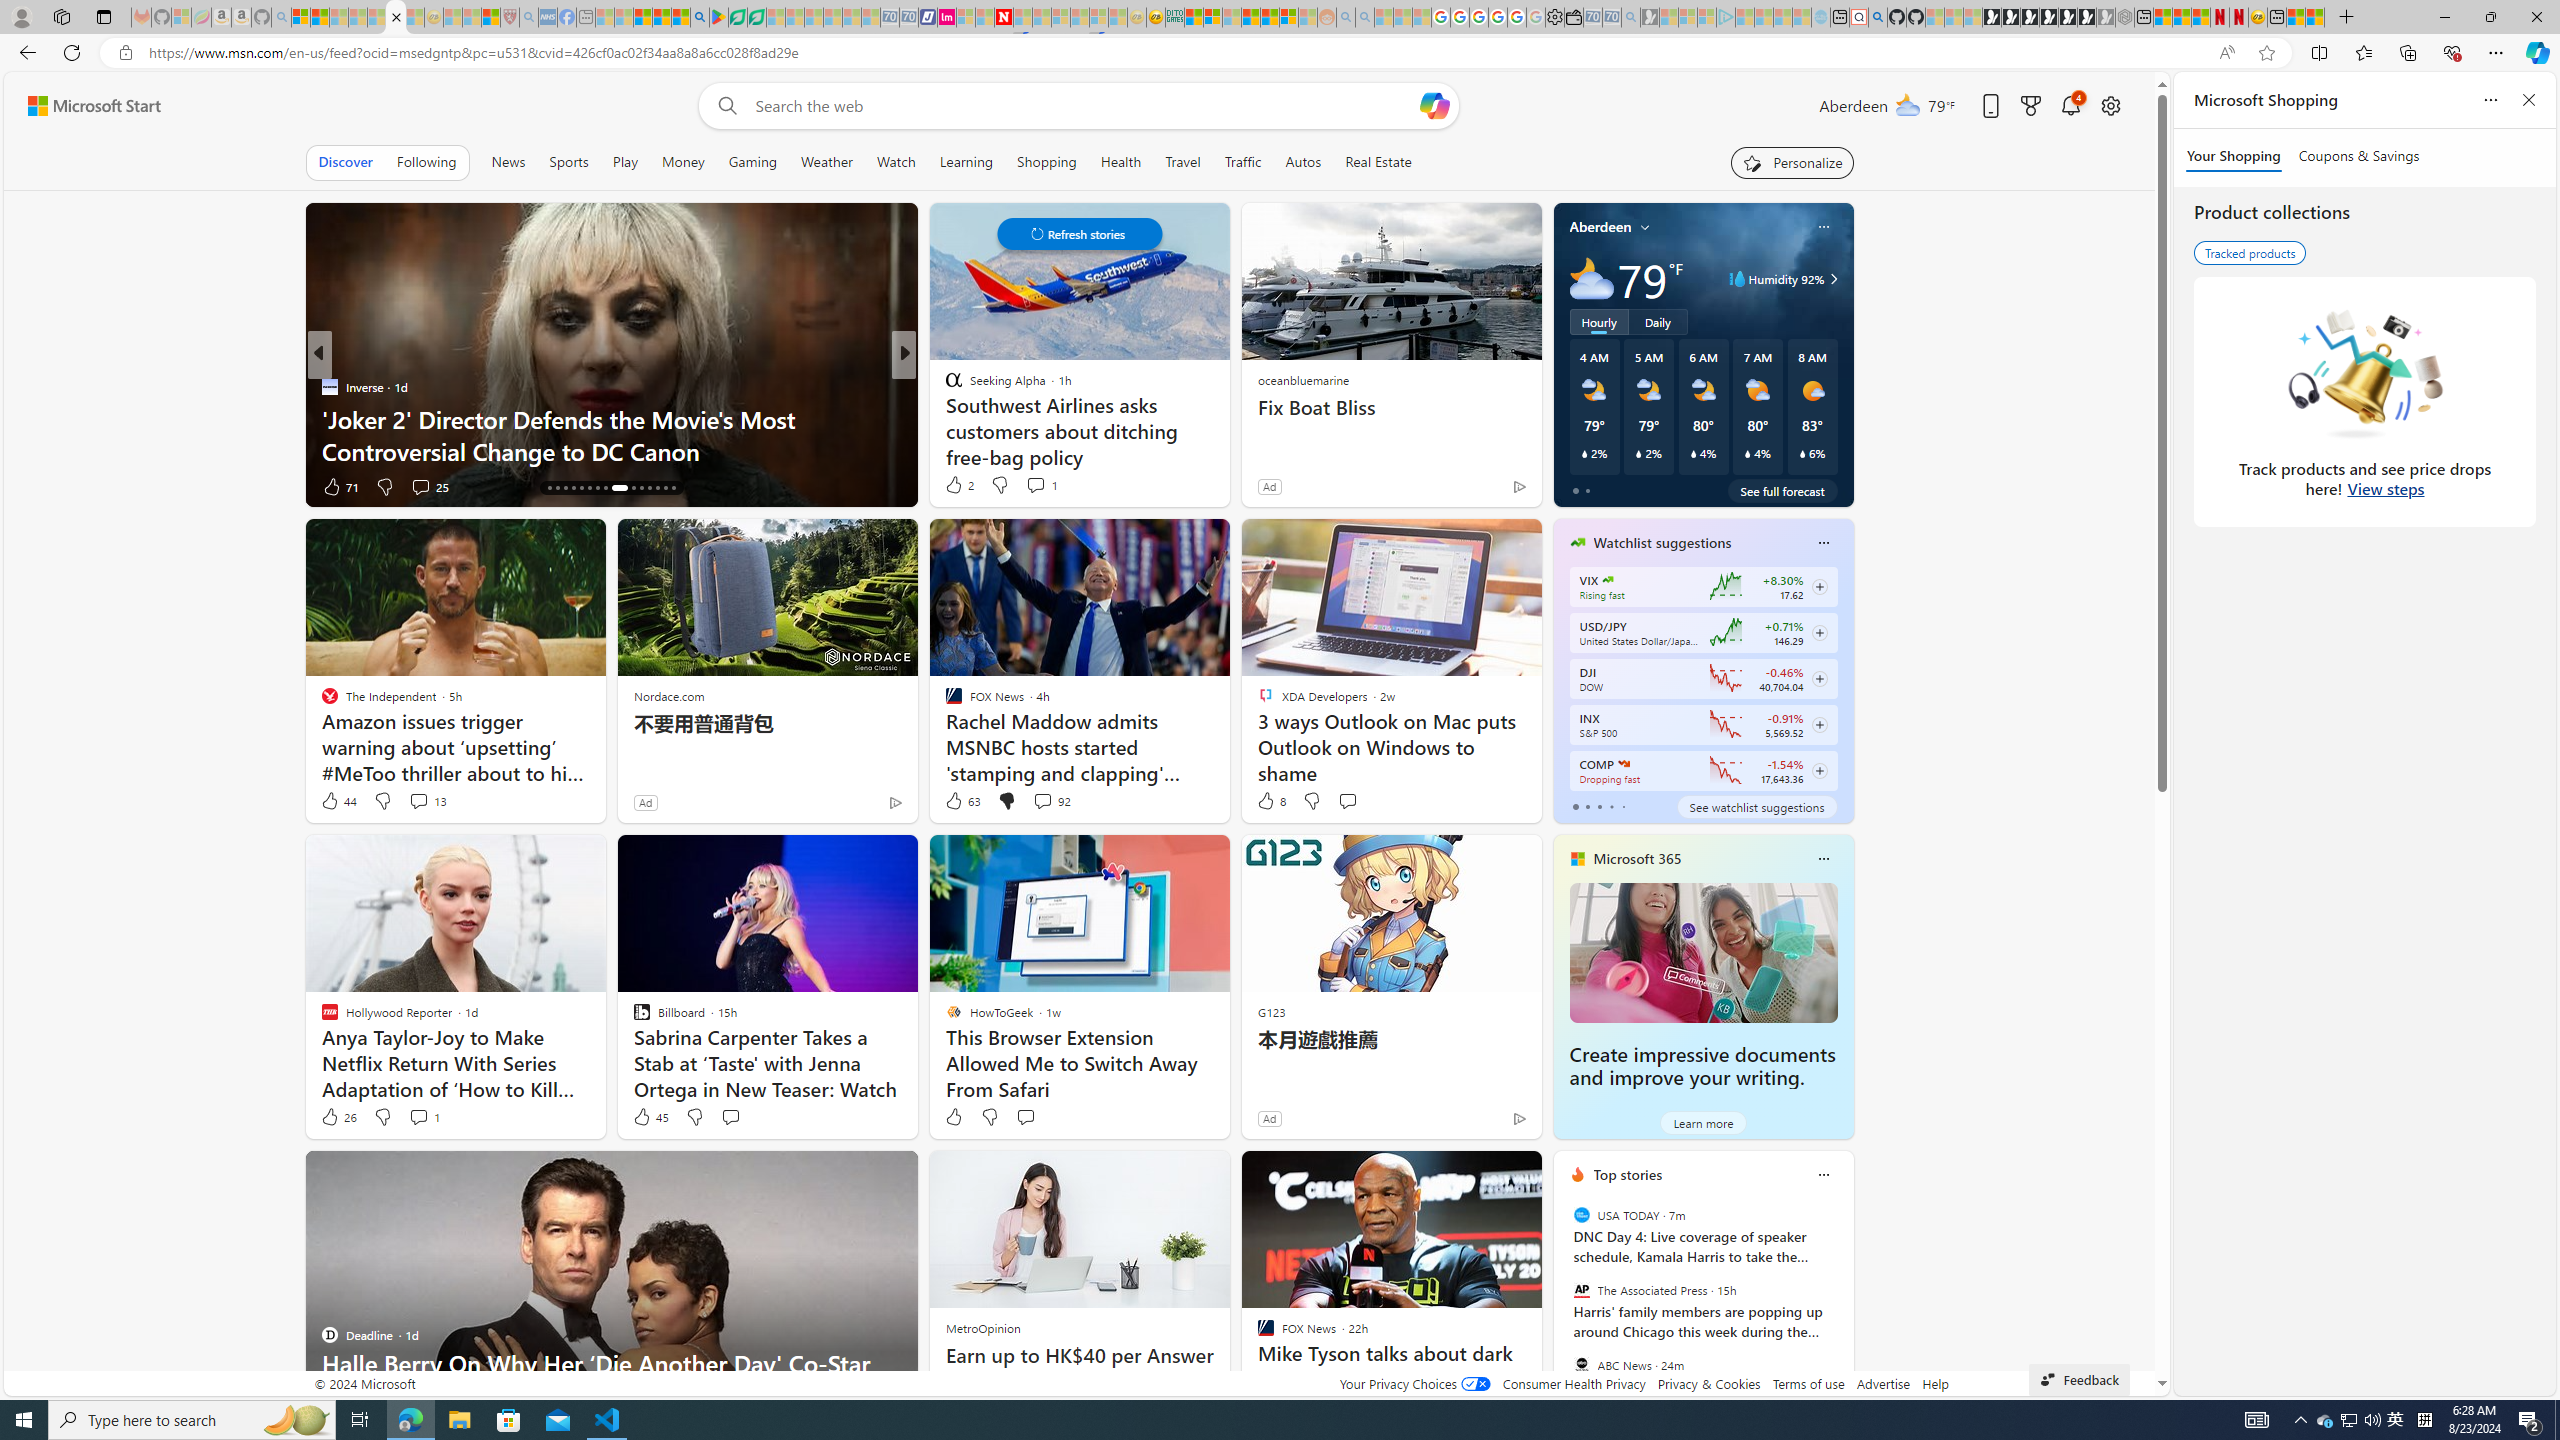 This screenshot has height=1440, width=2560. Describe the element at coordinates (1251, 16) in the screenshot. I see `'Expert Portfolios'` at that location.